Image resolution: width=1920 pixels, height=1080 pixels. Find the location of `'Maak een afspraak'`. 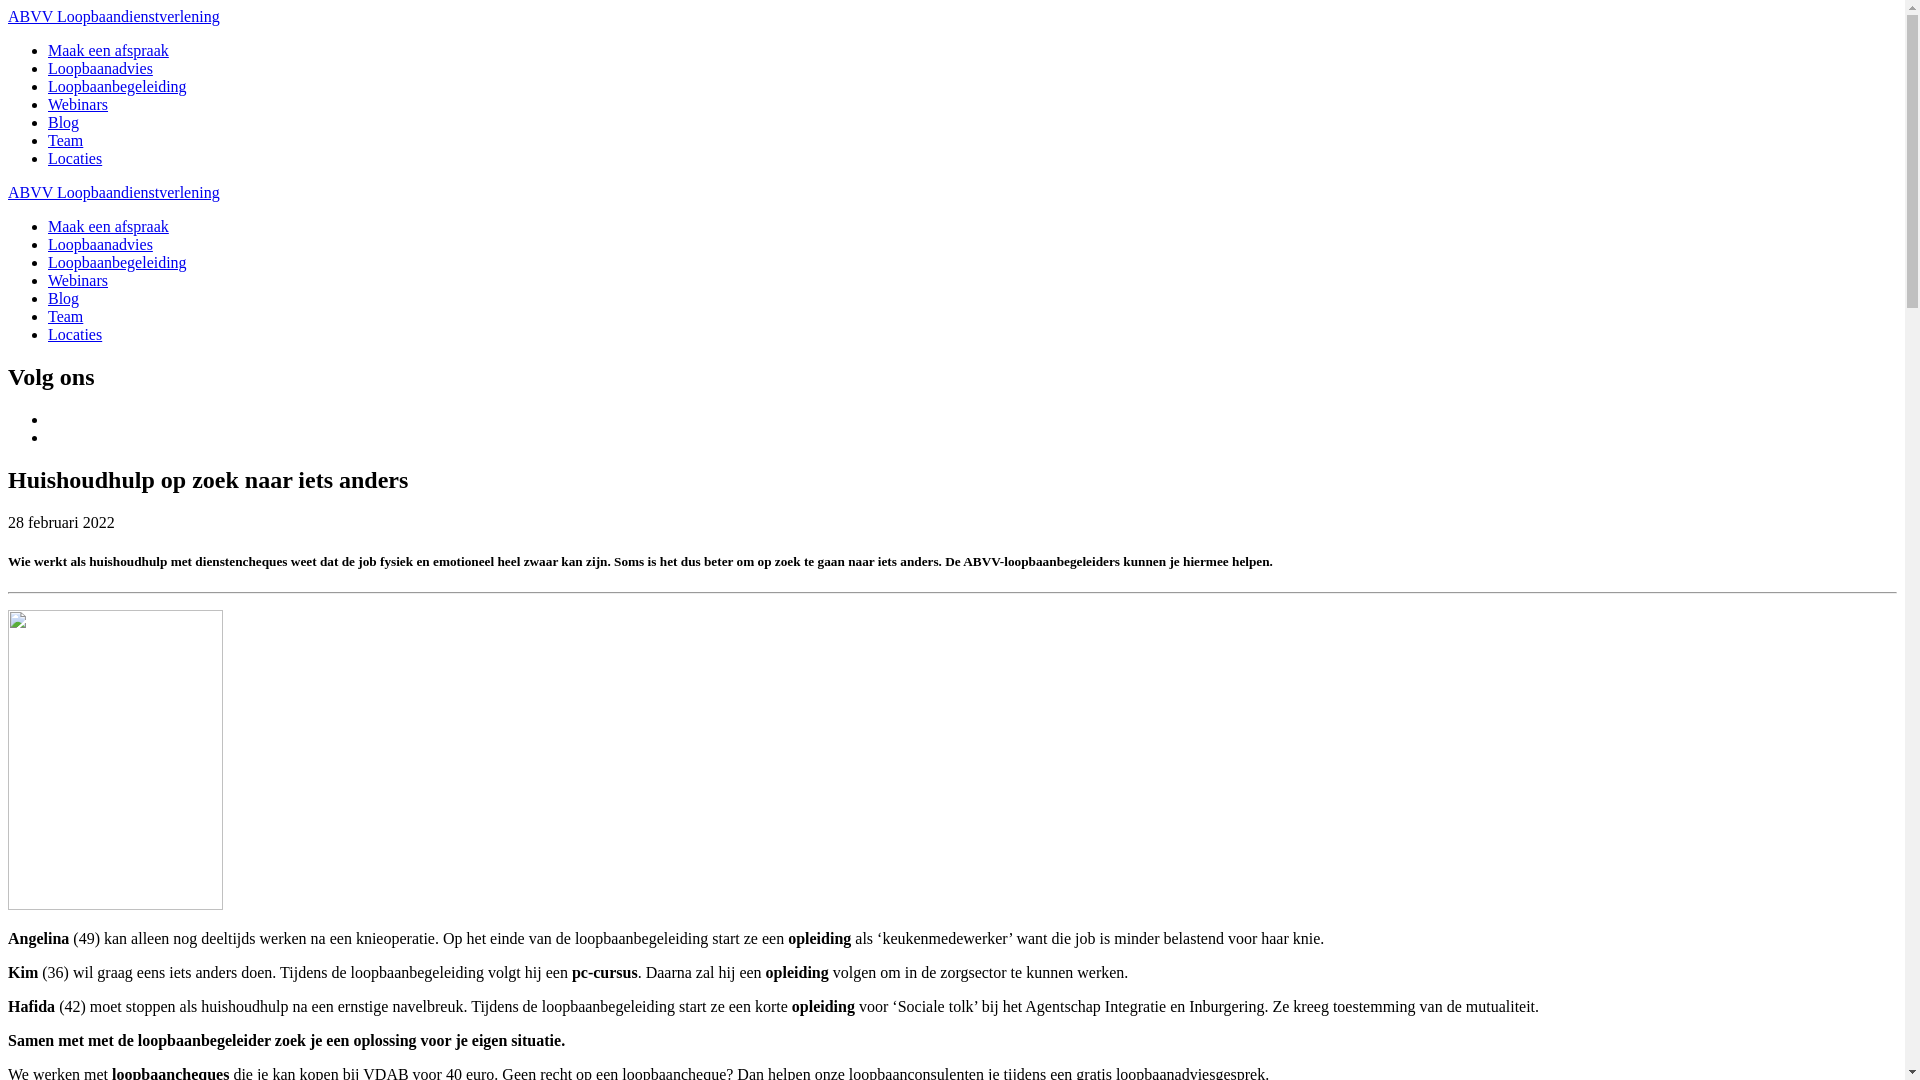

'Maak een afspraak' is located at coordinates (107, 49).